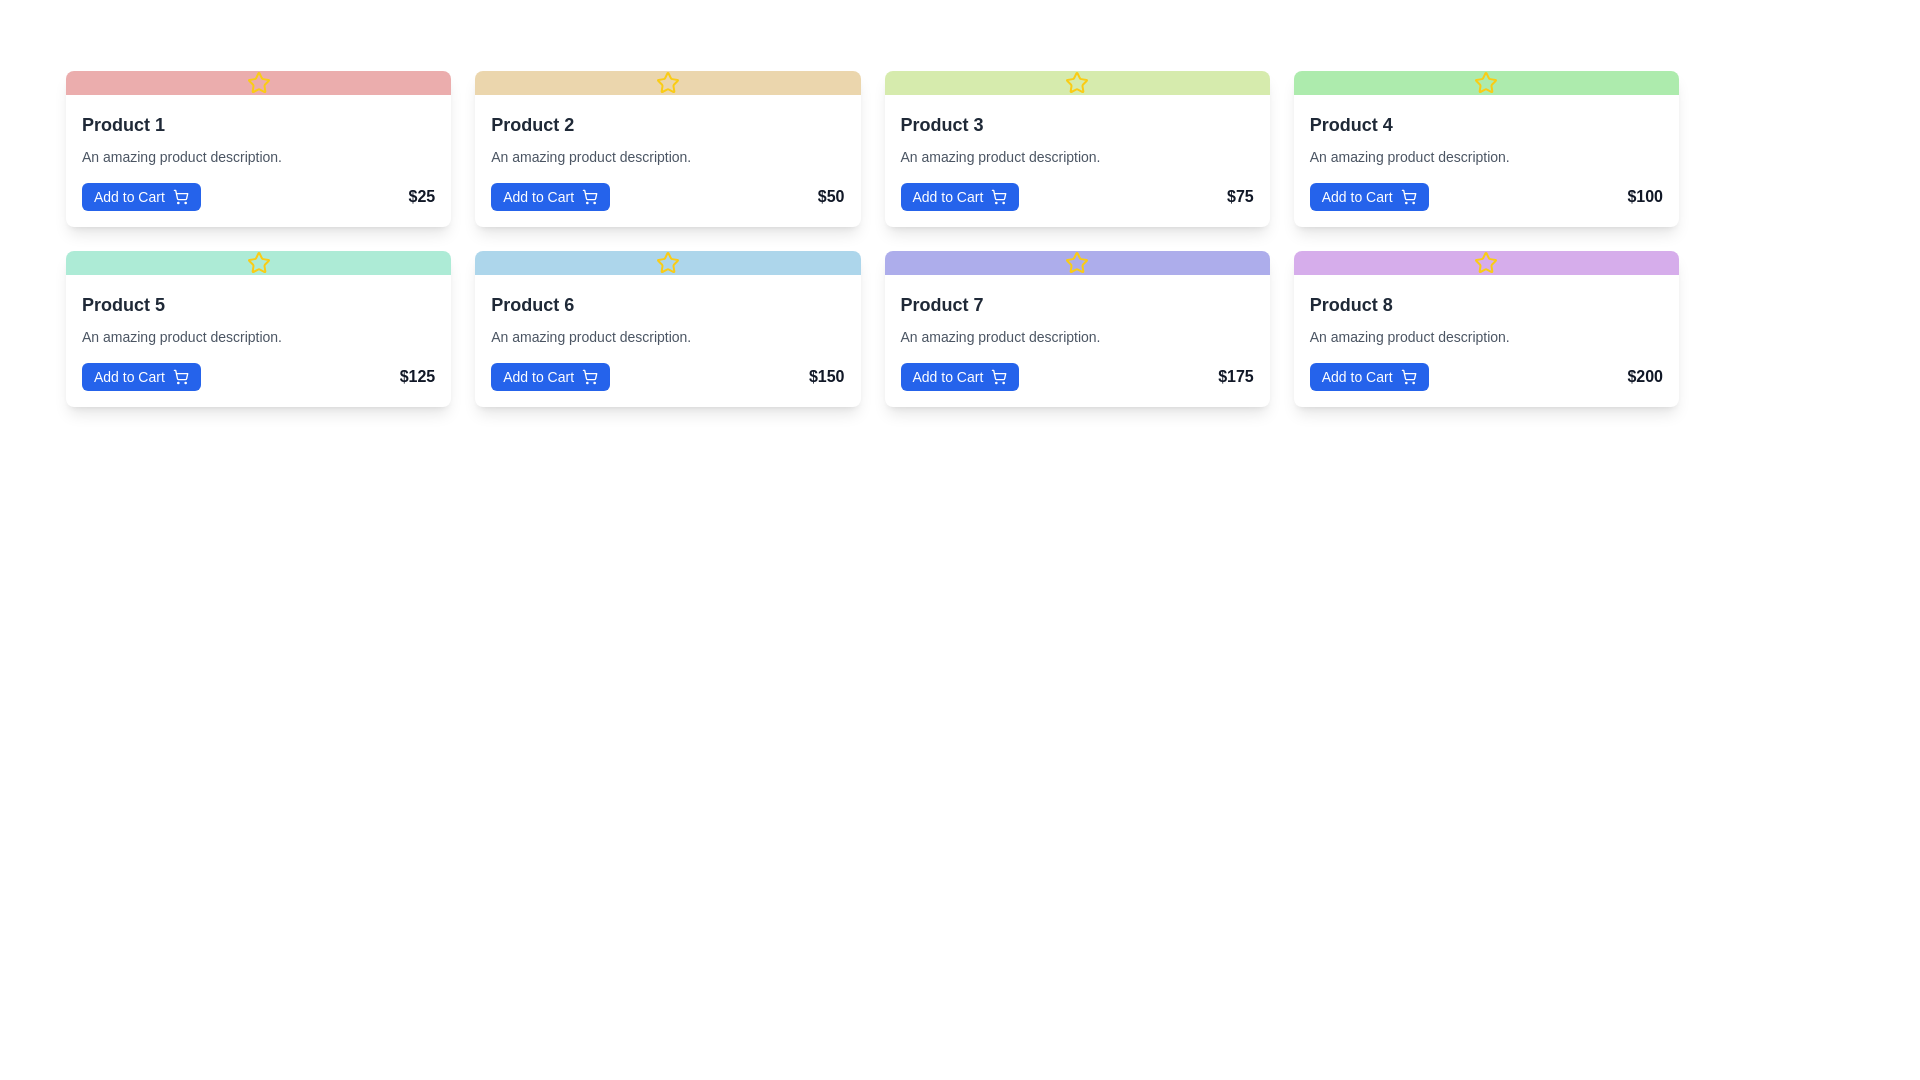  I want to click on the Text Label that serves as the title or name of the item listed in the 'Product 8' card, which is positioned at the top center of the purple-colored card, so click(1351, 304).